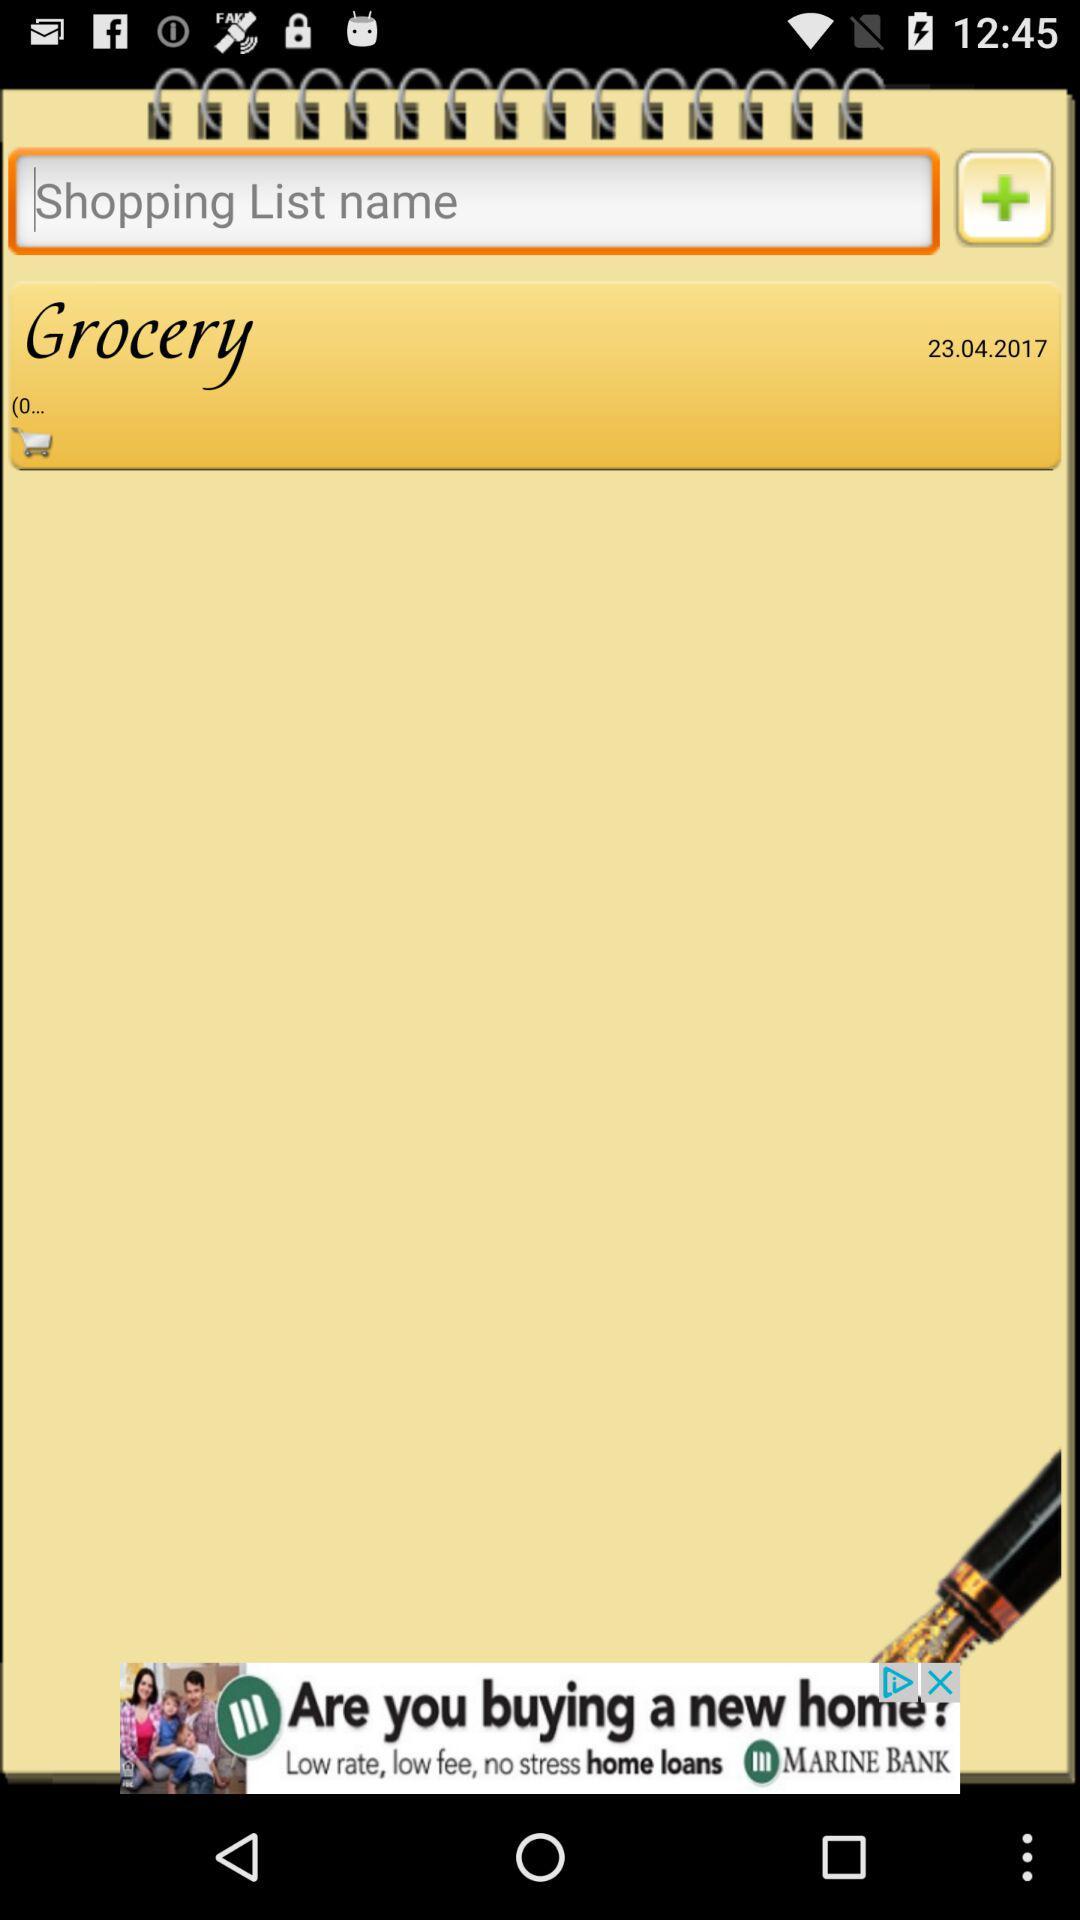  What do you see at coordinates (1004, 211) in the screenshot?
I see `the add icon` at bounding box center [1004, 211].